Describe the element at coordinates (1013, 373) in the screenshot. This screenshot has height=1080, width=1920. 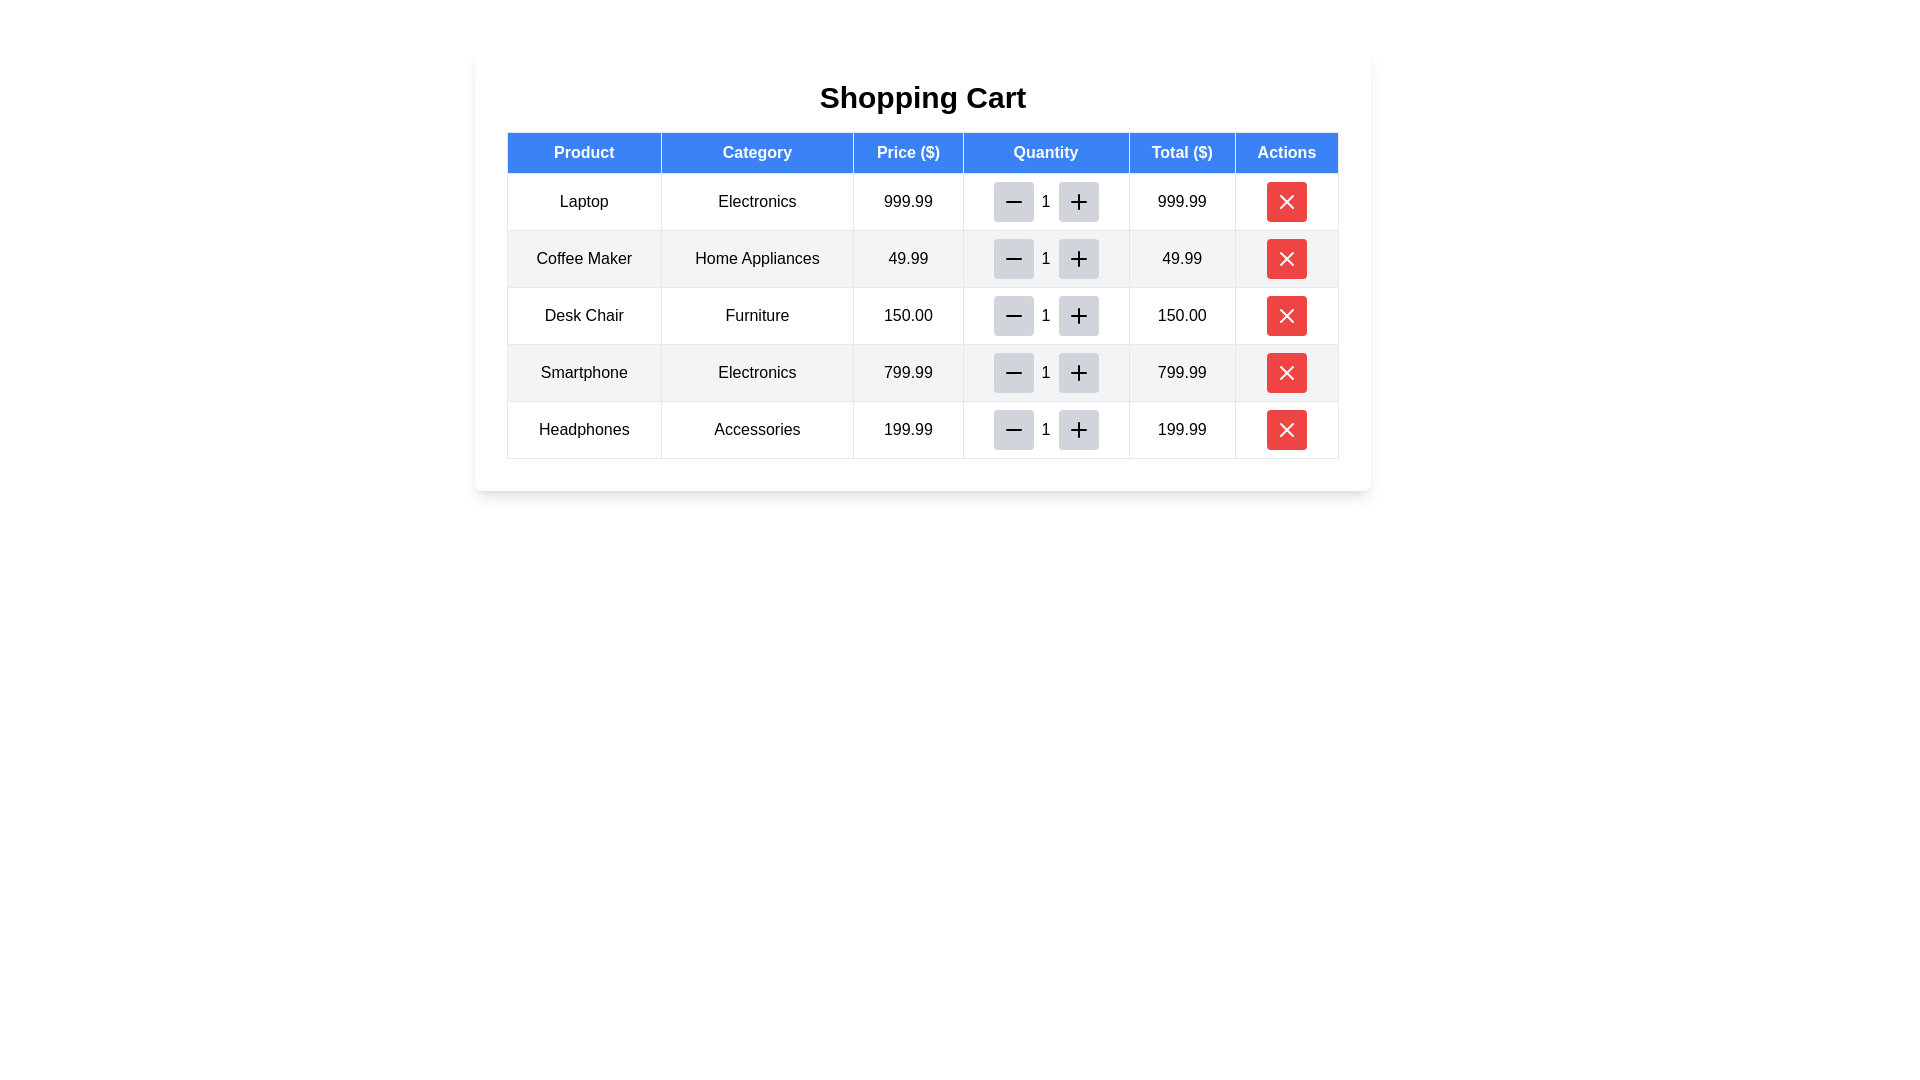
I see `the decrement button for the 'Smartphone' product by navigating via keyboard` at that location.